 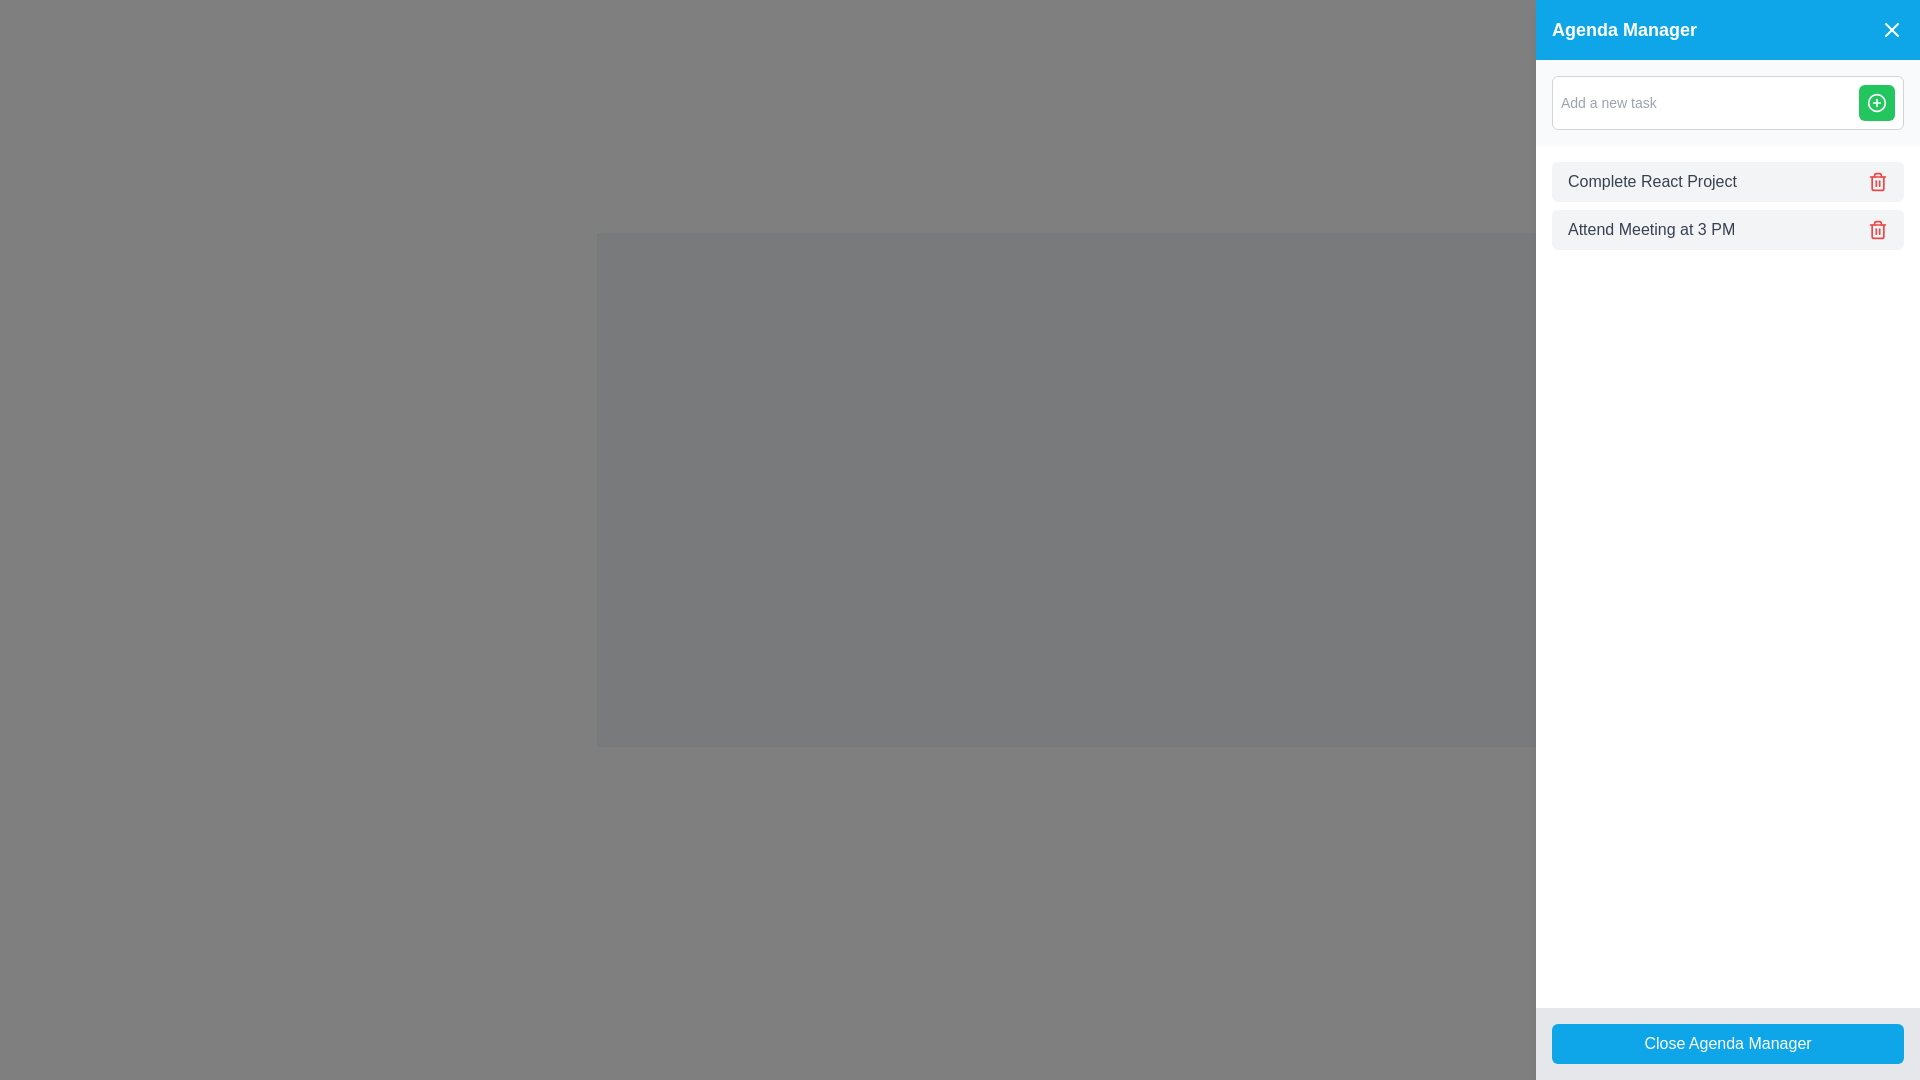 I want to click on the 'Attend Meeting at 3 PM' task item component located under the 'Agenda Manager' panel, which is the second item in the list, to potentially highlight it, so click(x=1727, y=229).